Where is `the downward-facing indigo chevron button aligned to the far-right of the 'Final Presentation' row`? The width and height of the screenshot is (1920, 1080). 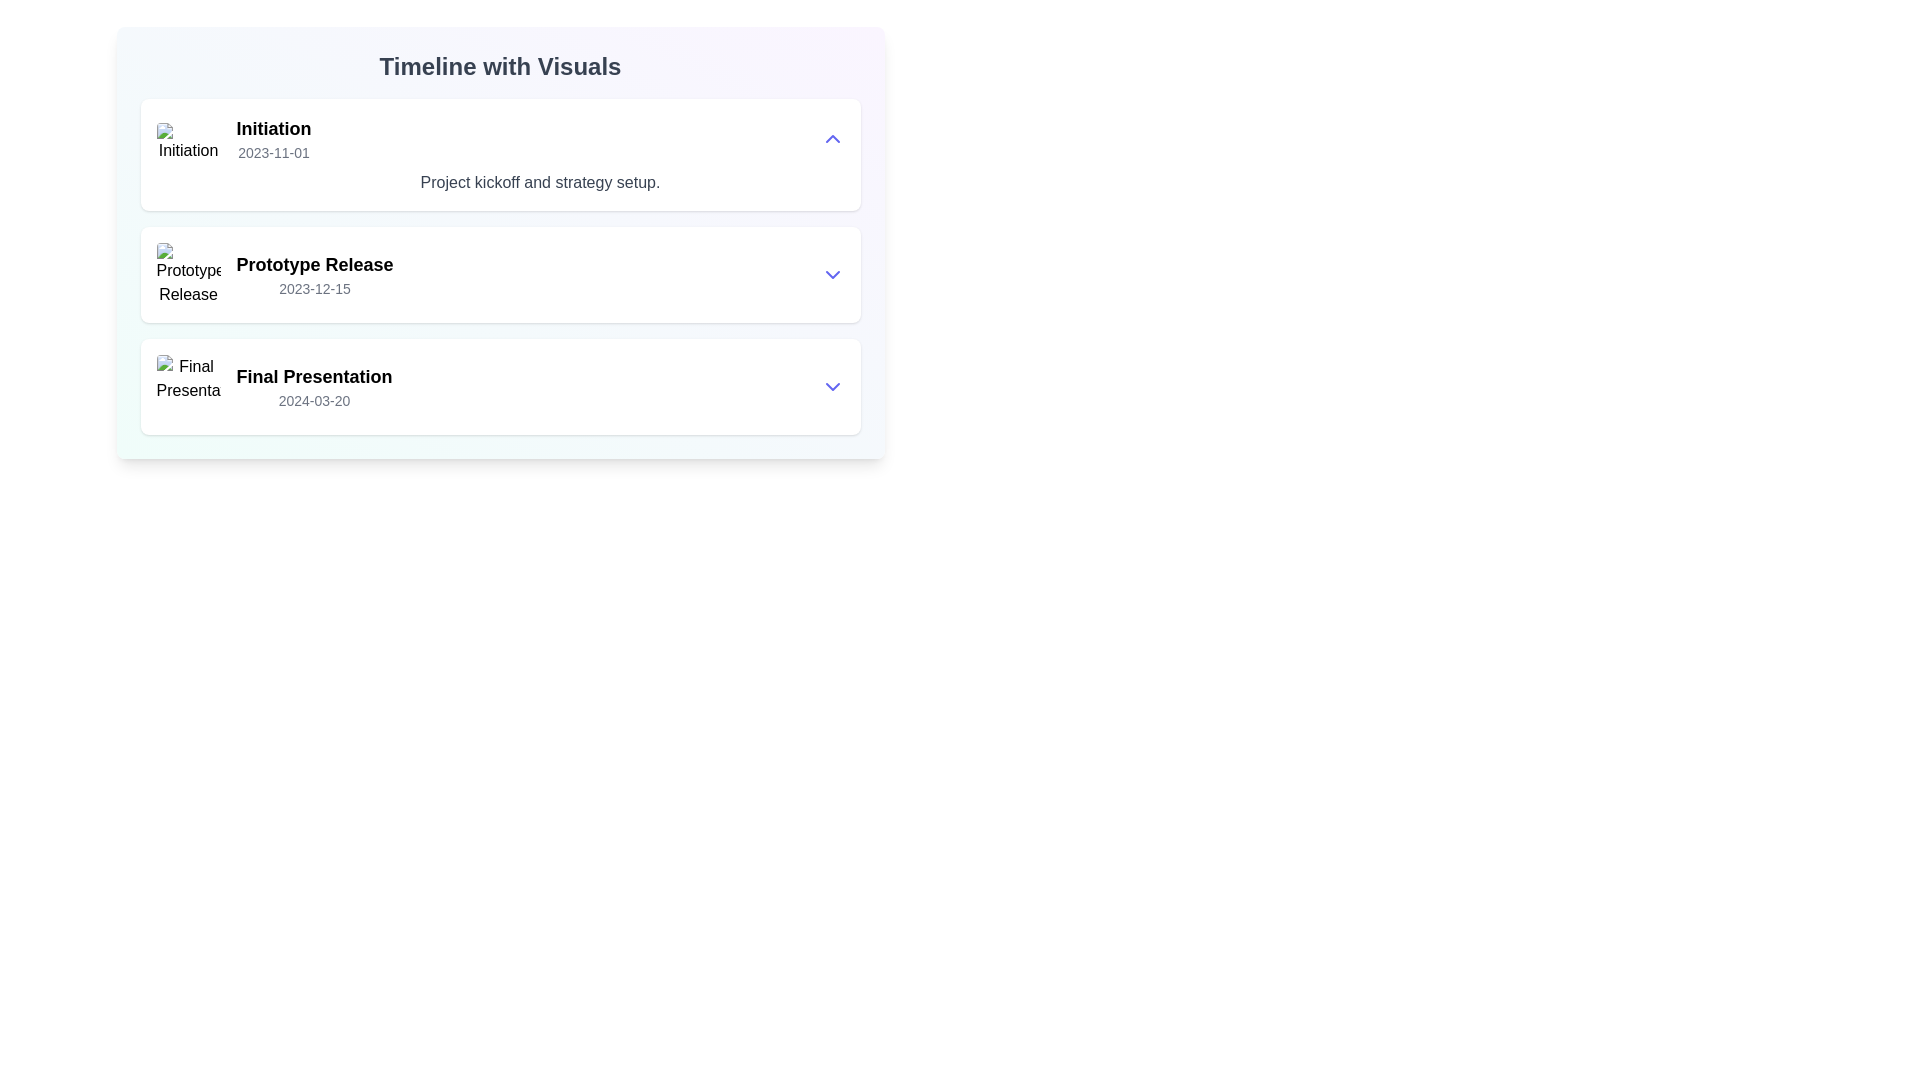 the downward-facing indigo chevron button aligned to the far-right of the 'Final Presentation' row is located at coordinates (832, 386).